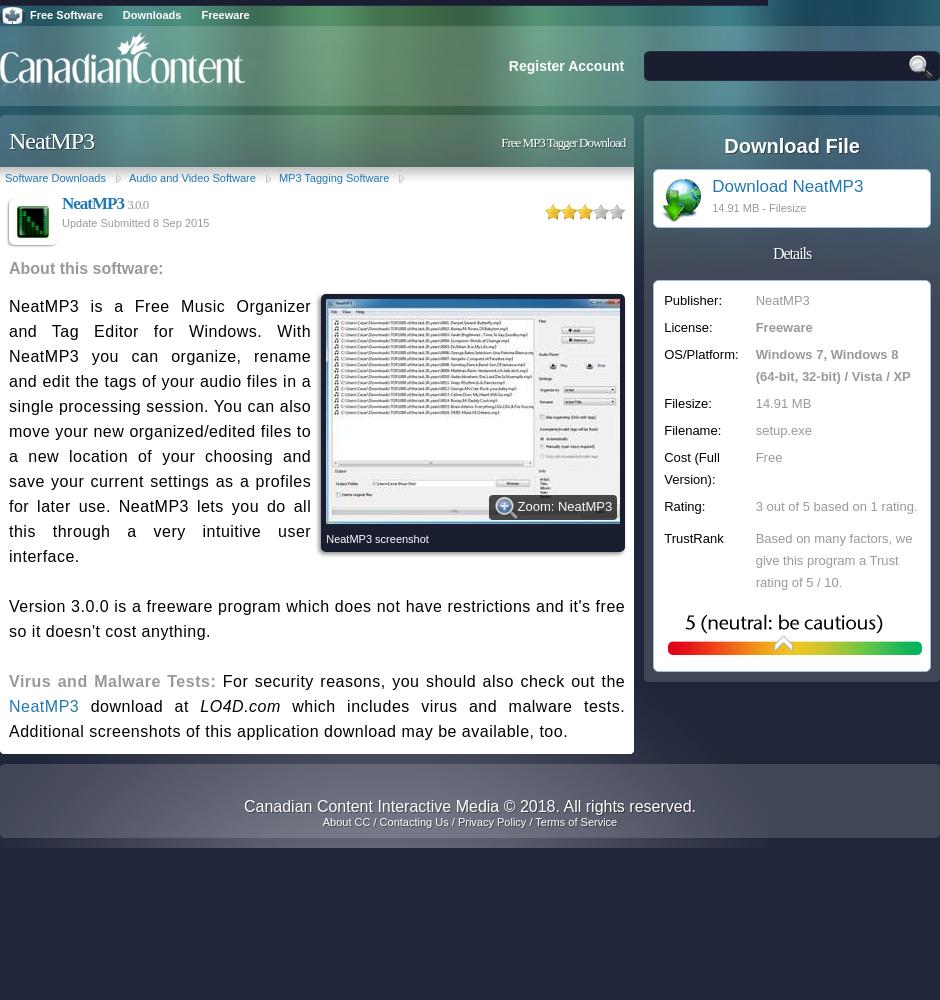 Image resolution: width=940 pixels, height=1000 pixels. What do you see at coordinates (86, 268) in the screenshot?
I see `'About this software:'` at bounding box center [86, 268].